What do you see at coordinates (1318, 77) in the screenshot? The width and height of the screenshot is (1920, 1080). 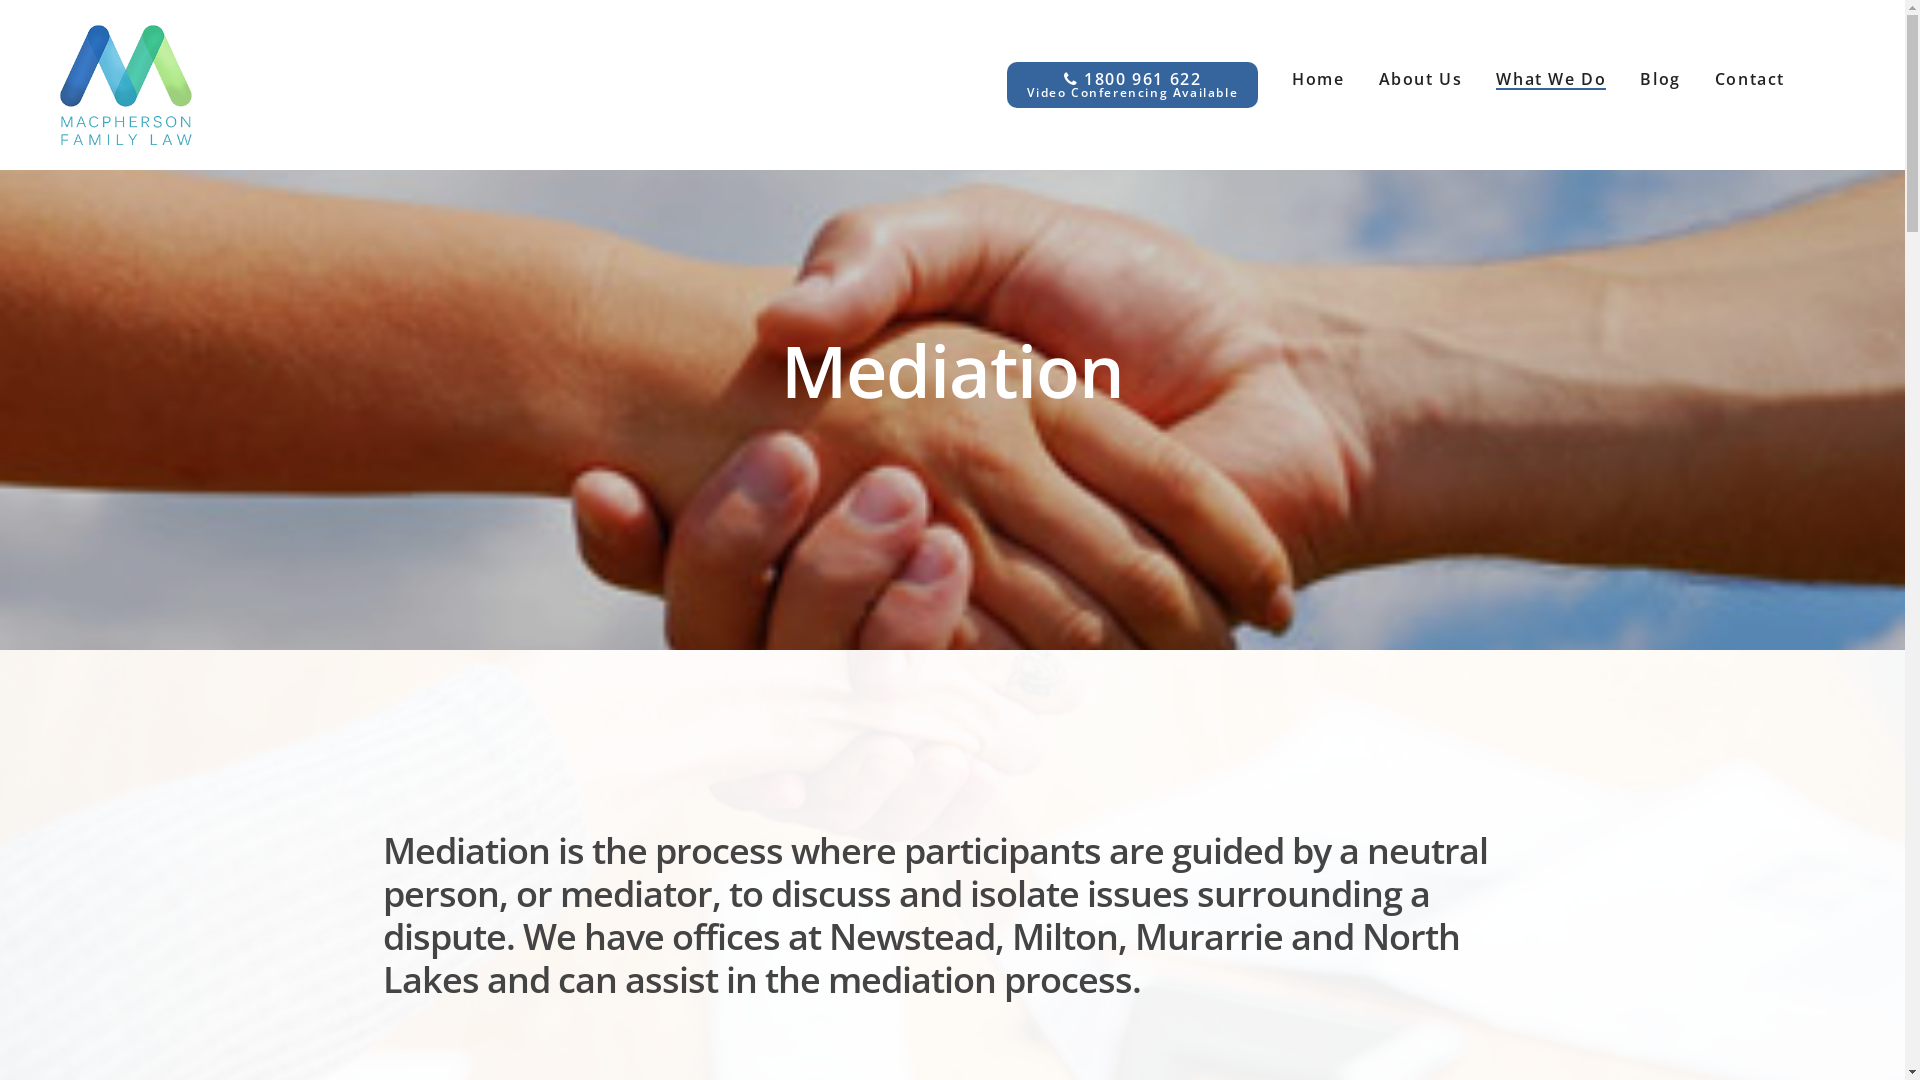 I see `'Home'` at bounding box center [1318, 77].